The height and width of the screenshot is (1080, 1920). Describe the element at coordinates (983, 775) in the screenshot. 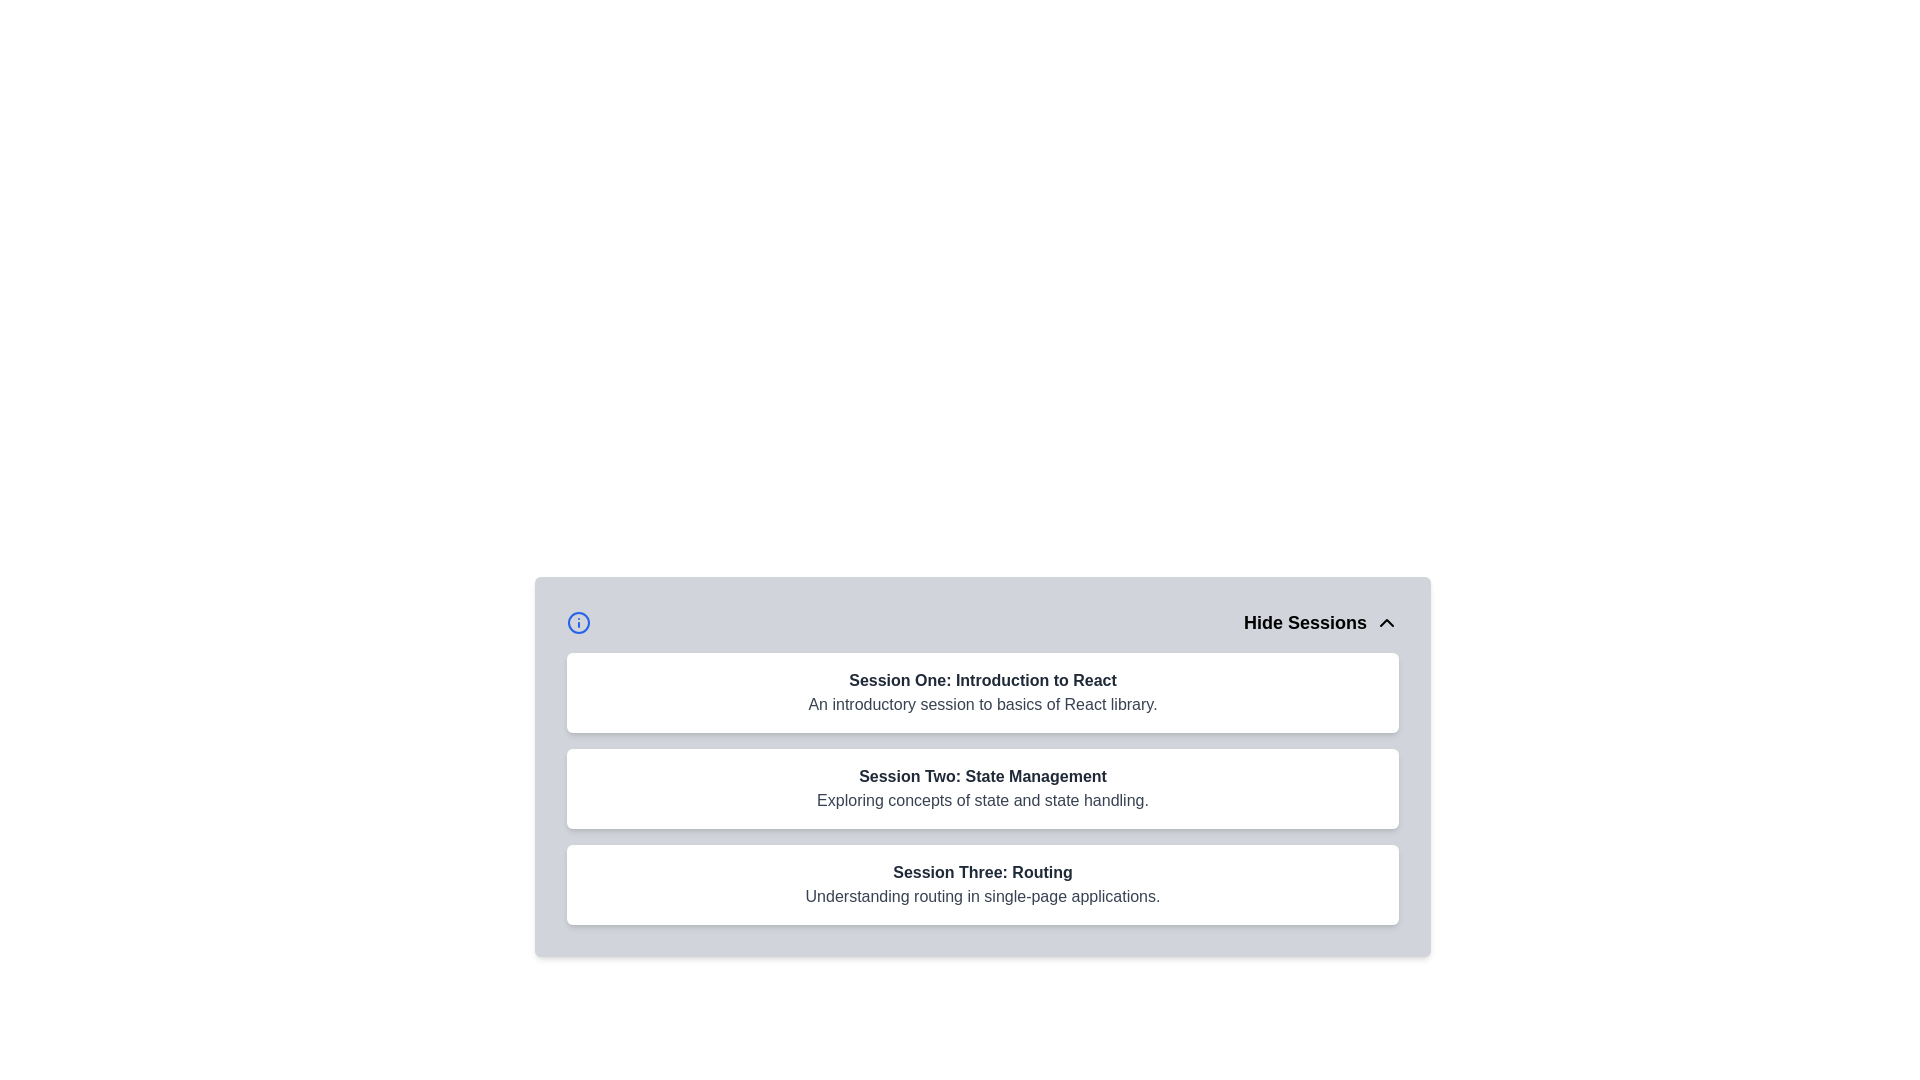

I see `text heading titled 'Session Two: State Management' located in the middle box of the section, which serves as the title for the session below it` at that location.